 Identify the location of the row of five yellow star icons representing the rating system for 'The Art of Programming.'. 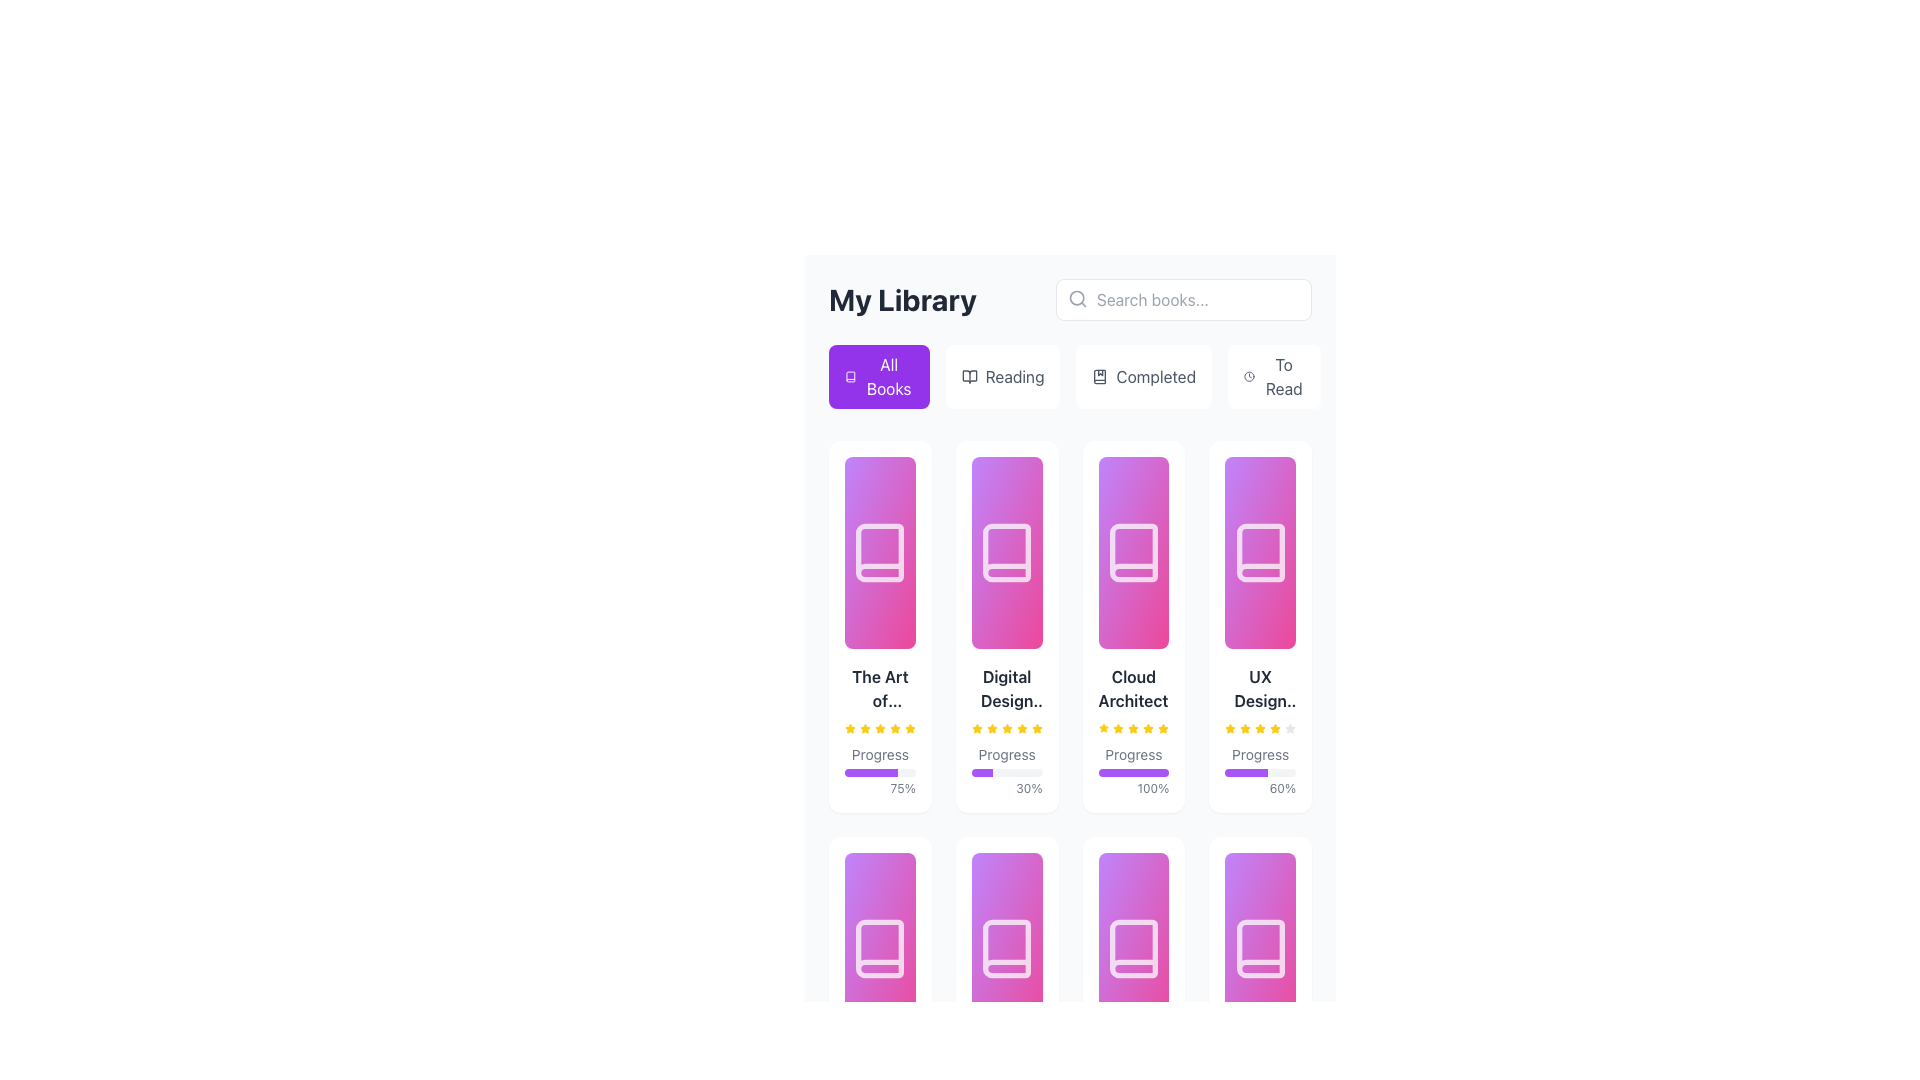
(880, 729).